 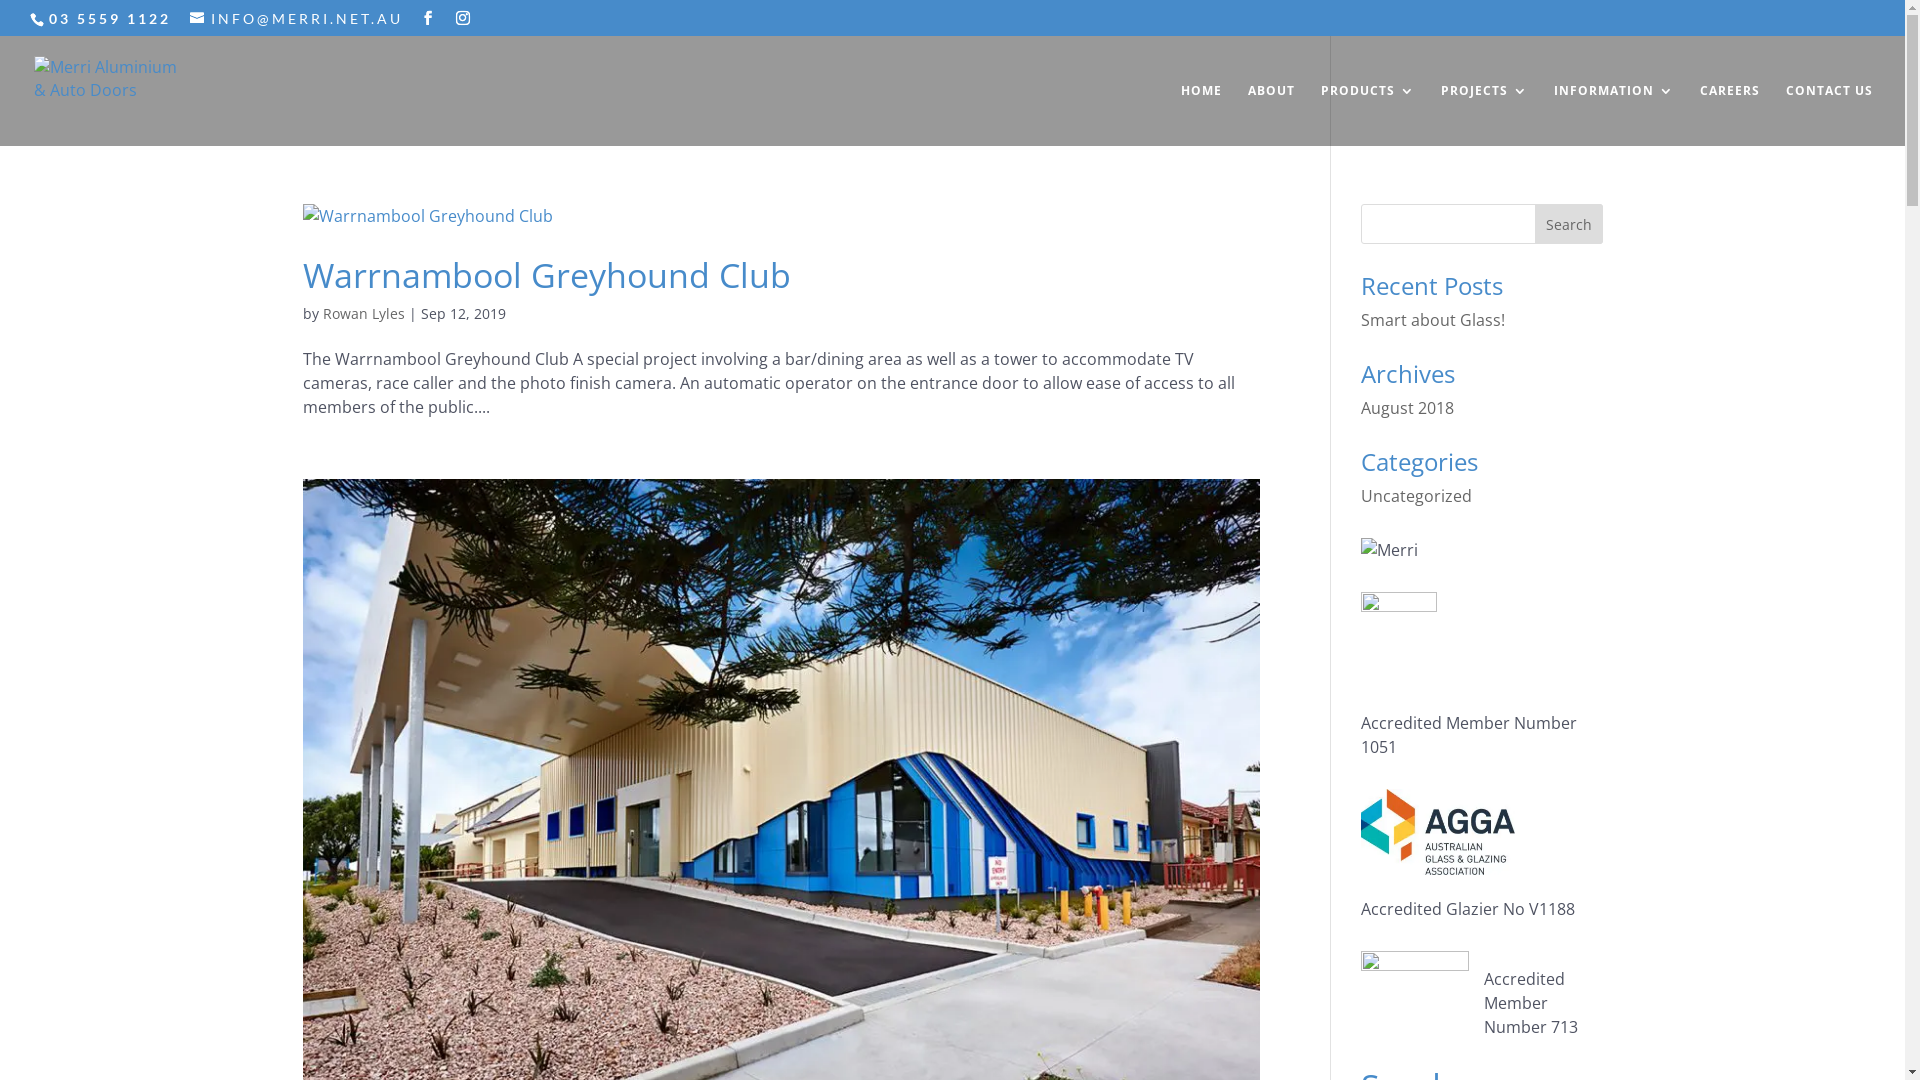 What do you see at coordinates (295, 18) in the screenshot?
I see `'INFO@MERRI.NET.AU'` at bounding box center [295, 18].